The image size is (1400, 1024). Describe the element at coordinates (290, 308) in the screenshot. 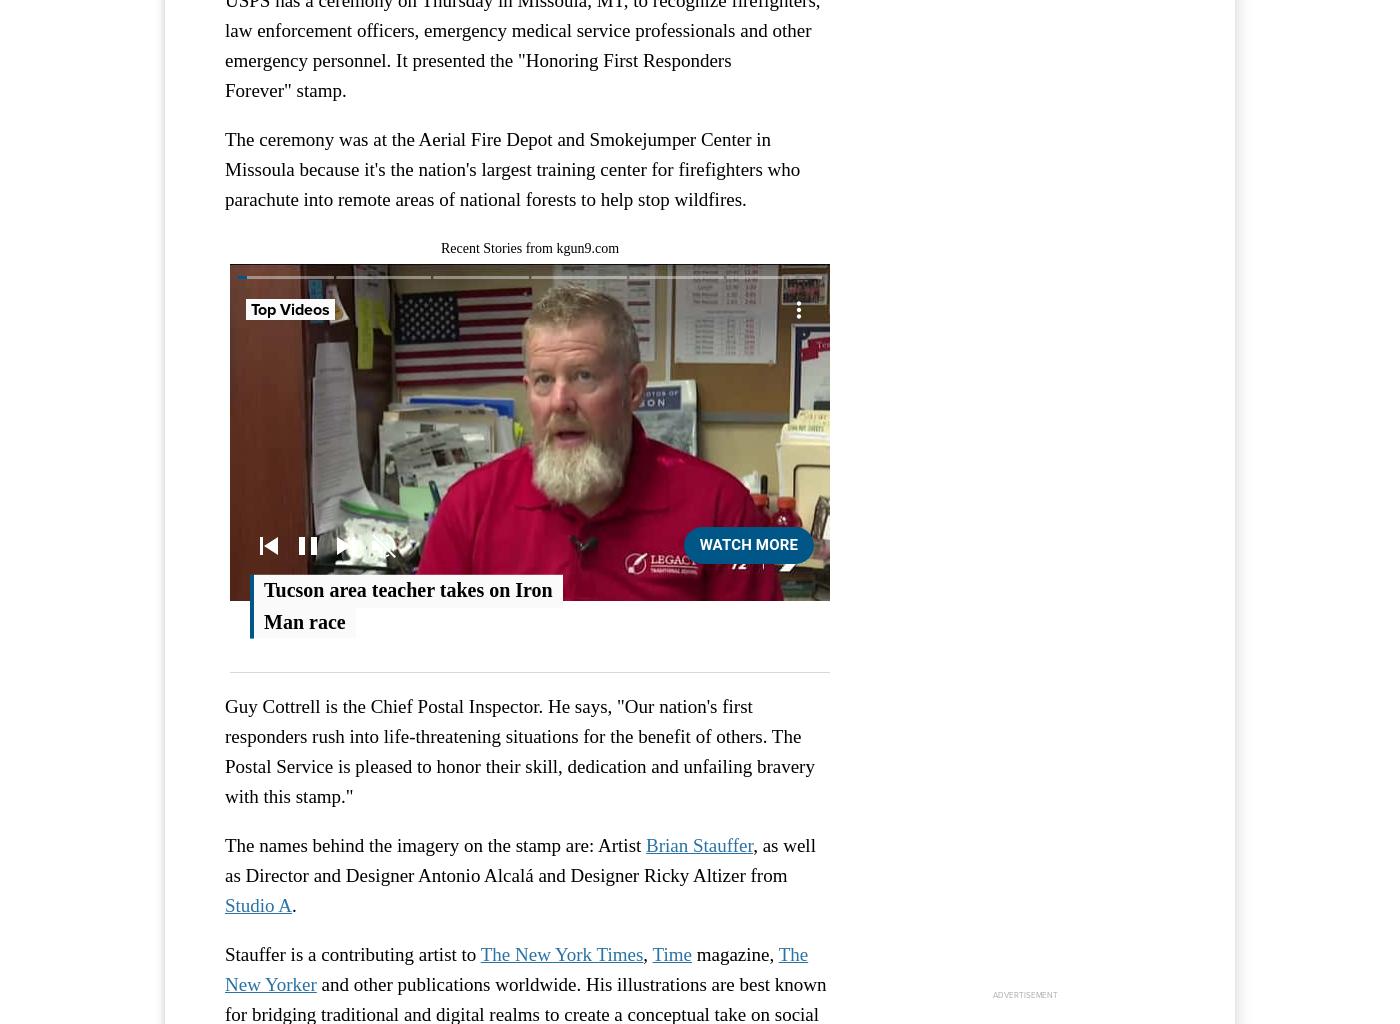

I see `'Top Videos'` at that location.